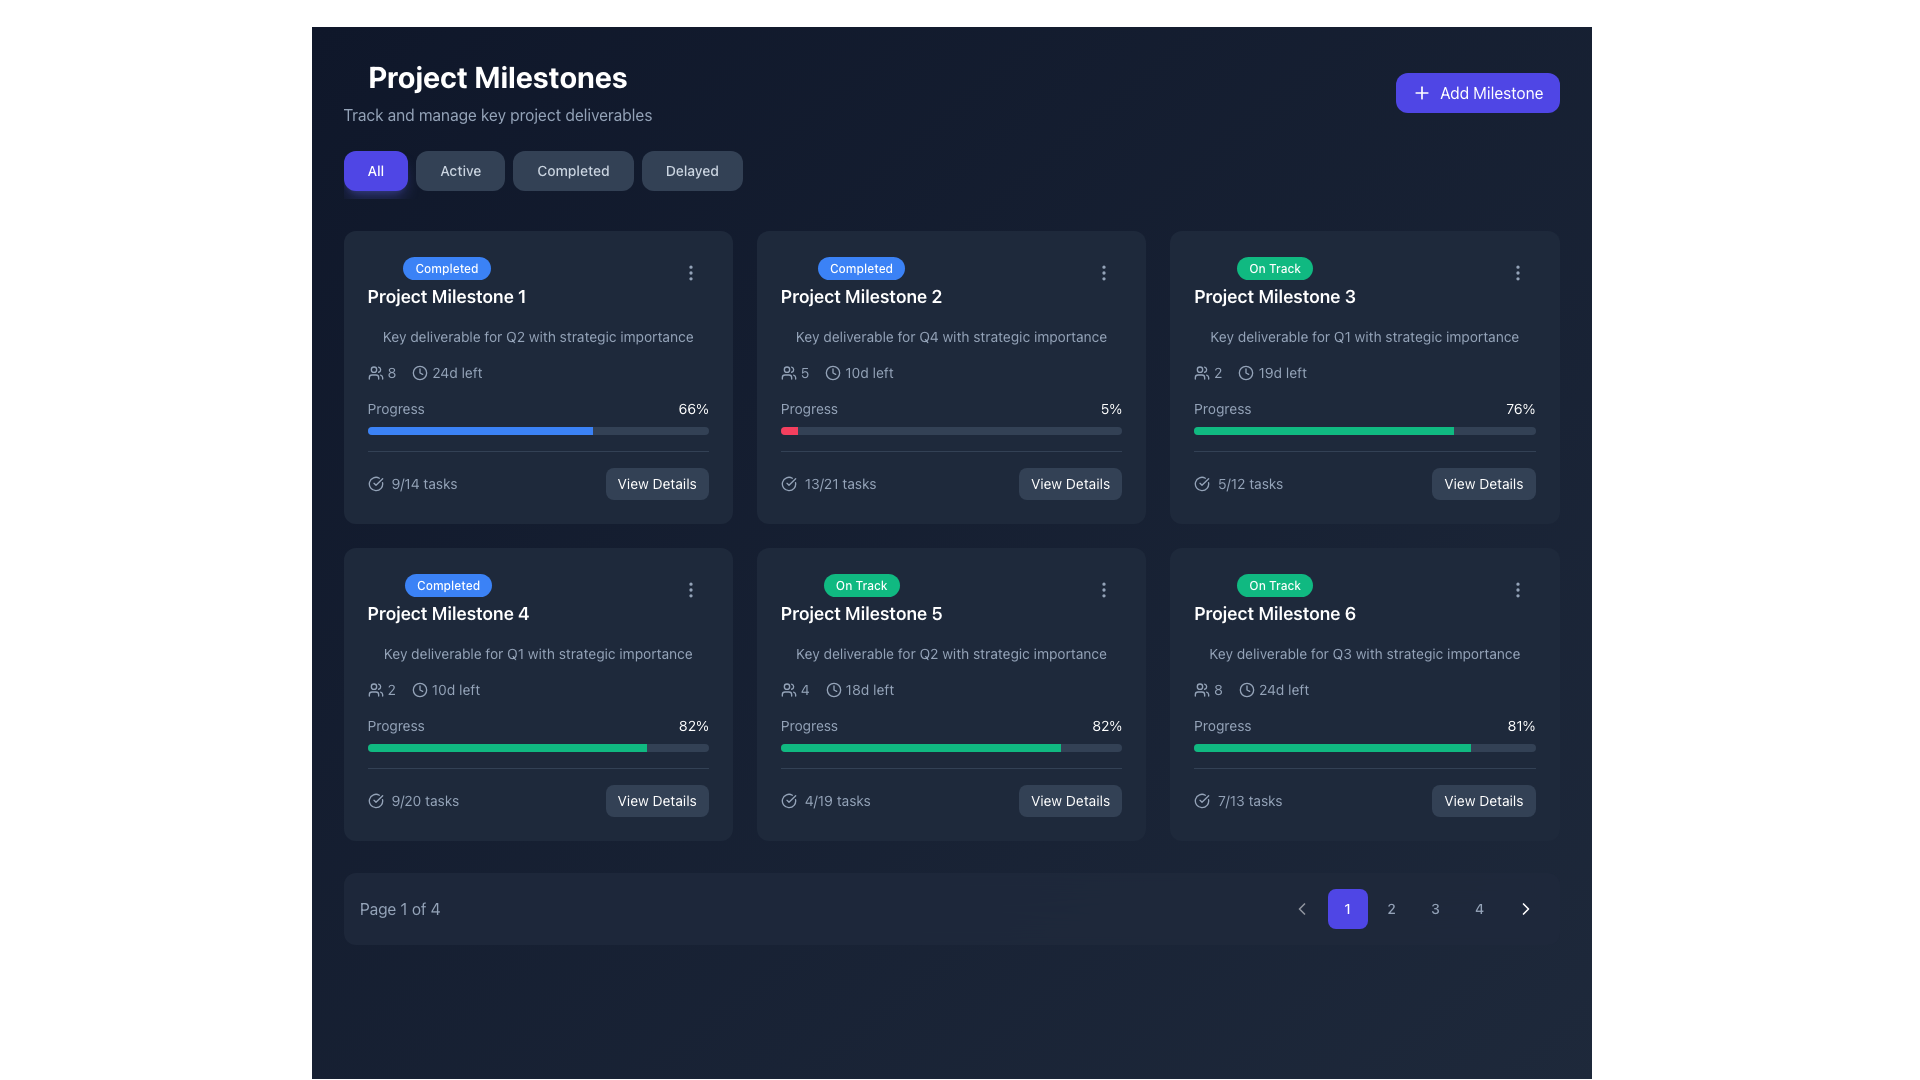  I want to click on Text Label displaying '82%' in white text against a dark background, located on the bottom-right of the 'Project Milestone 5' subsection, so click(693, 725).